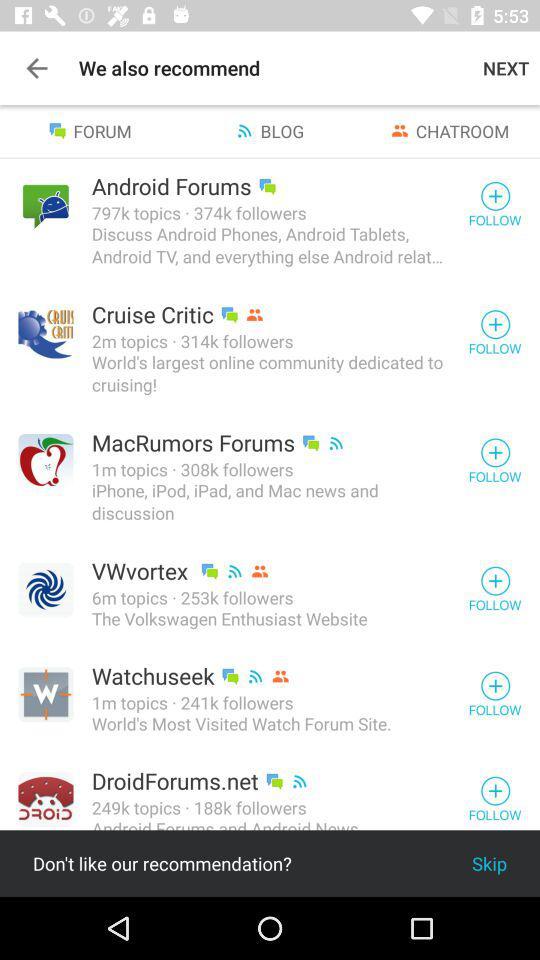 The height and width of the screenshot is (960, 540). I want to click on item above forum, so click(36, 68).